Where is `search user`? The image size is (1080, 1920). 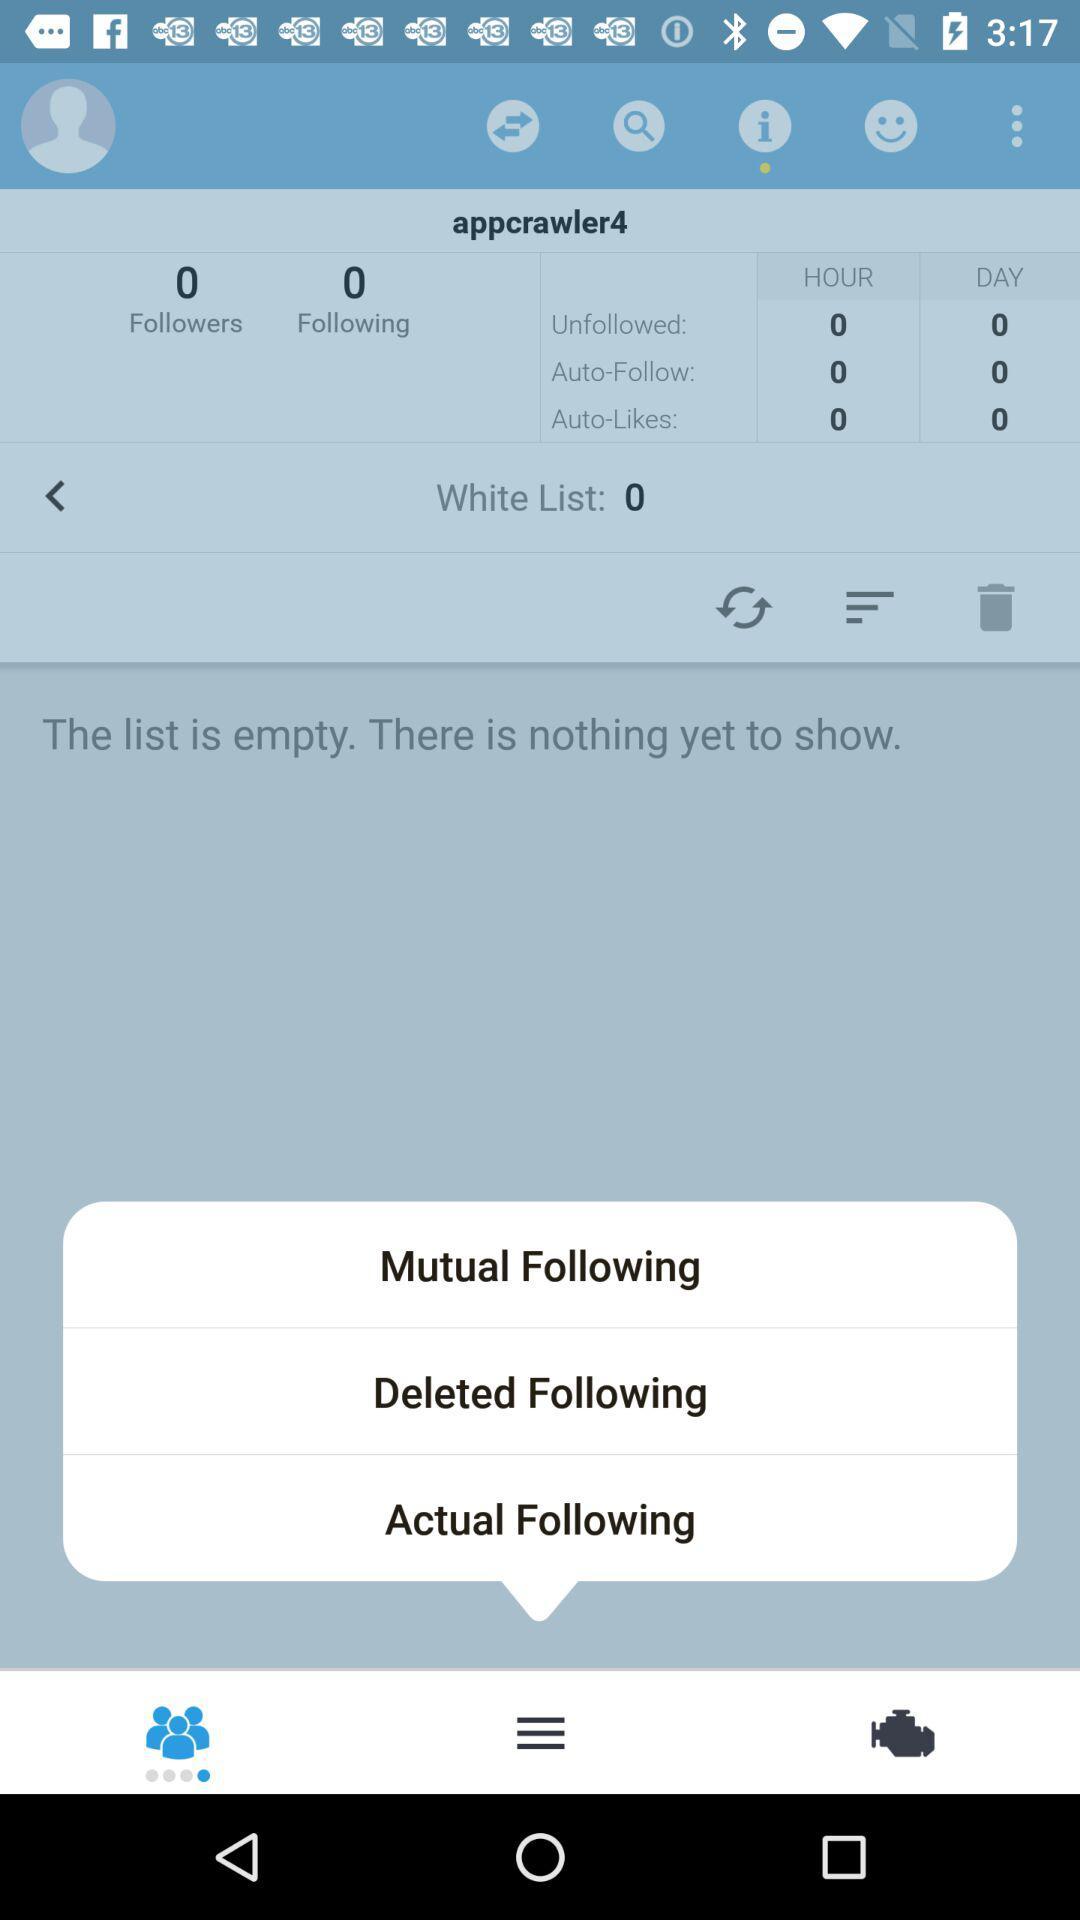 search user is located at coordinates (639, 124).